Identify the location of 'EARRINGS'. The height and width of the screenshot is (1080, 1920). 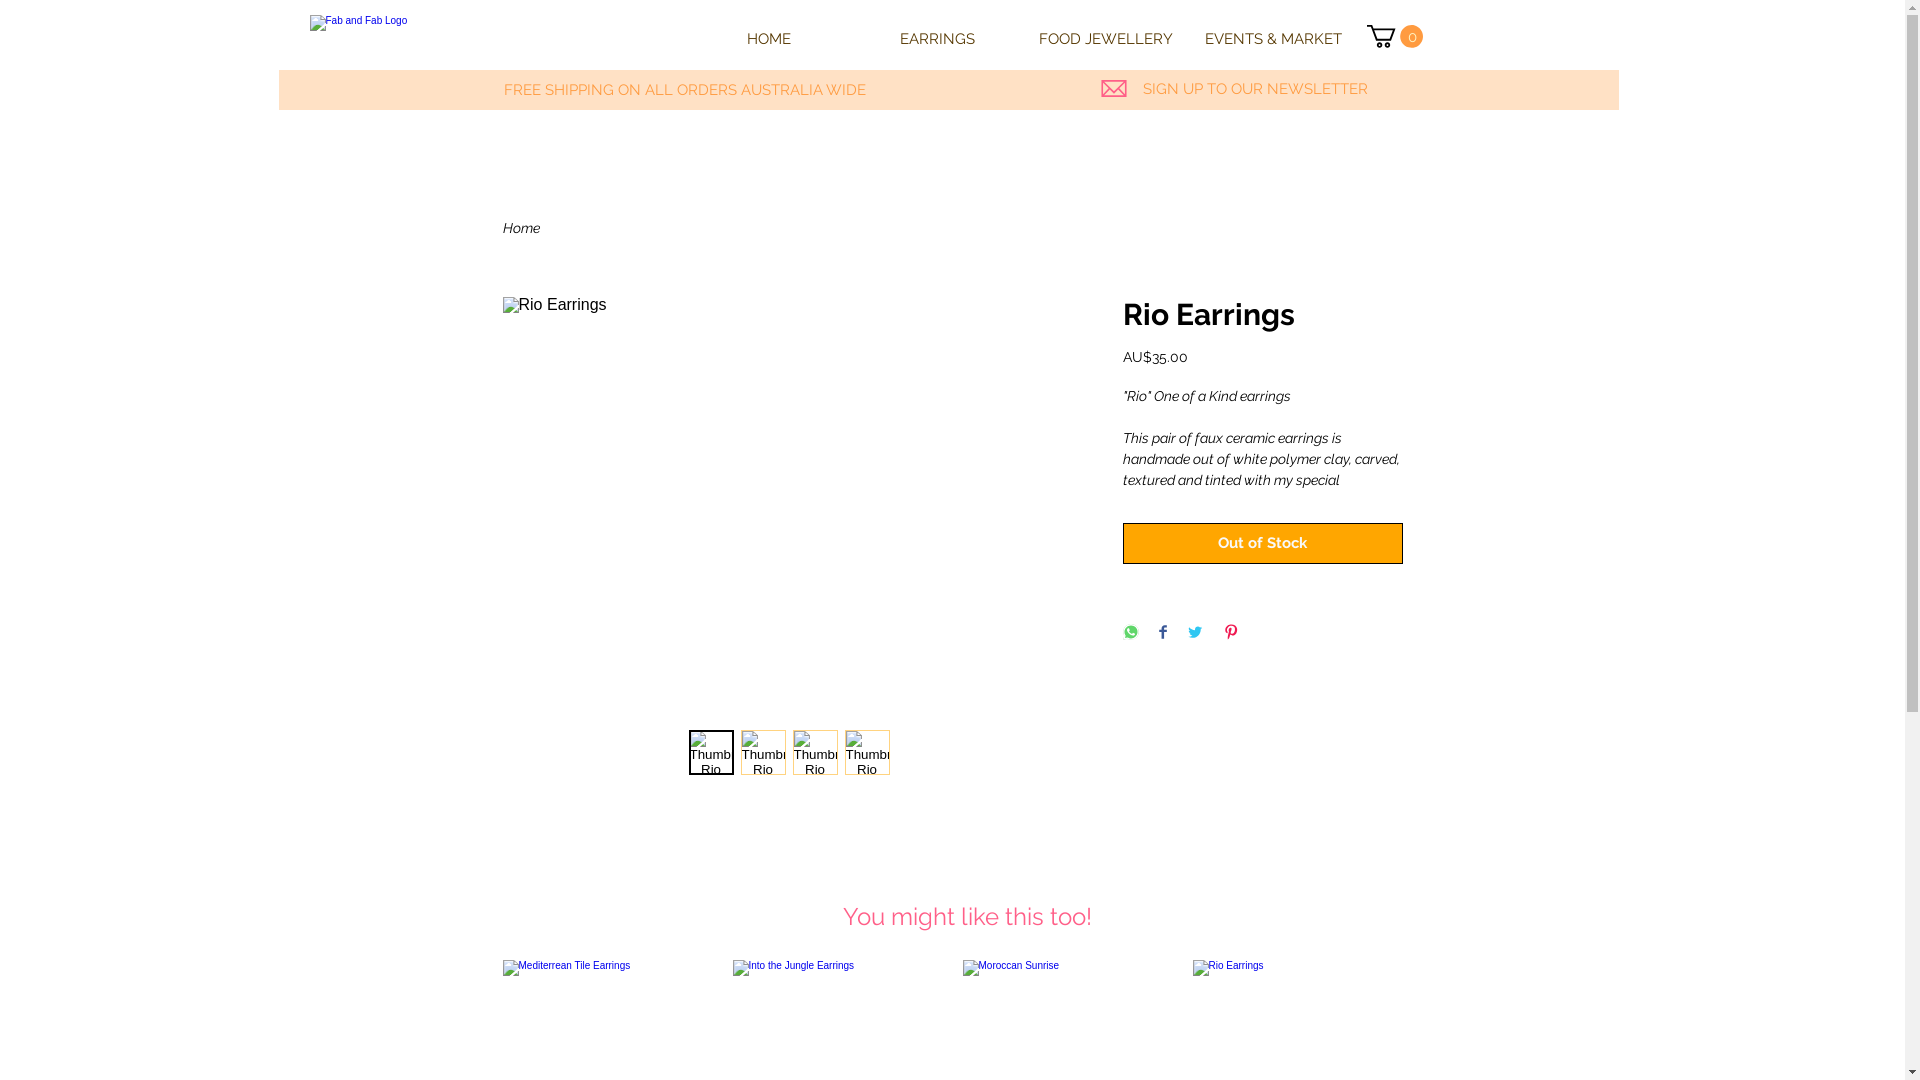
(936, 39).